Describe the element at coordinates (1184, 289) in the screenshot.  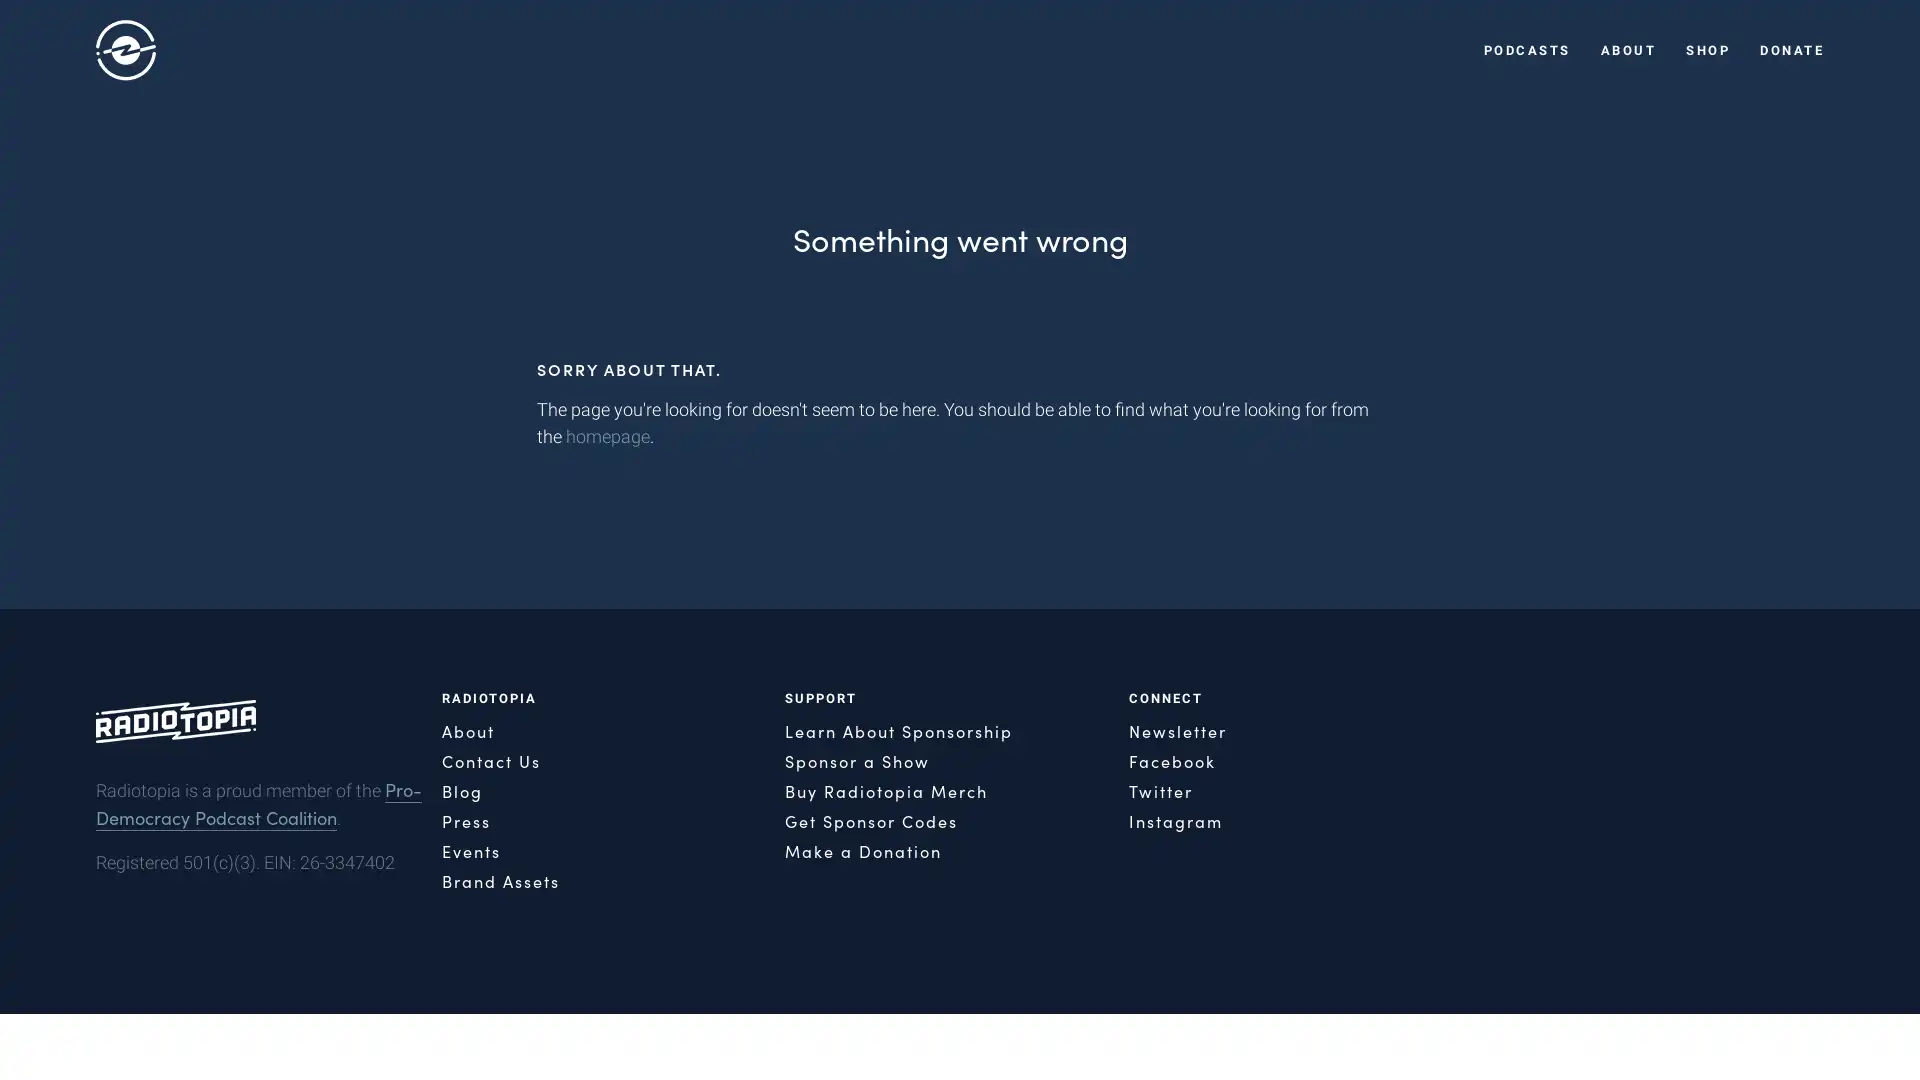
I see `Close` at that location.